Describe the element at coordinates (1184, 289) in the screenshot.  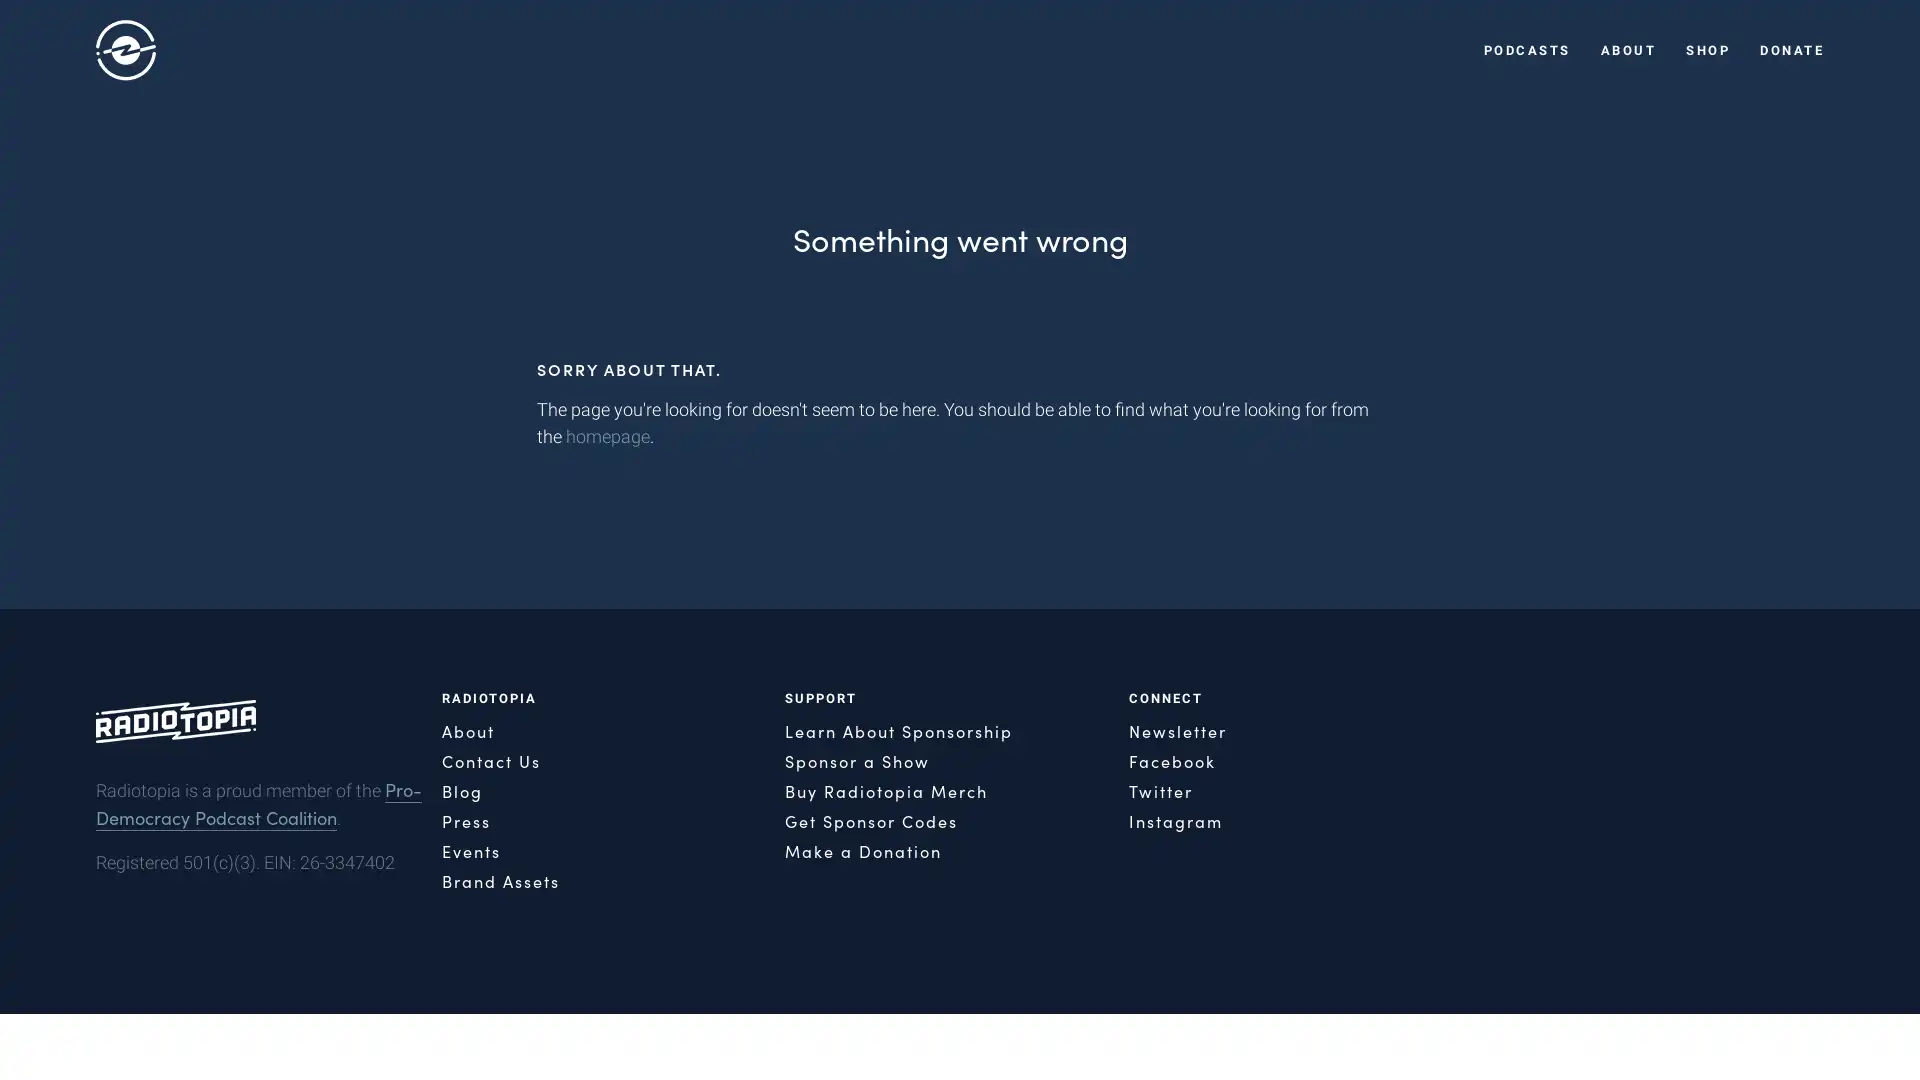
I see `Close` at that location.